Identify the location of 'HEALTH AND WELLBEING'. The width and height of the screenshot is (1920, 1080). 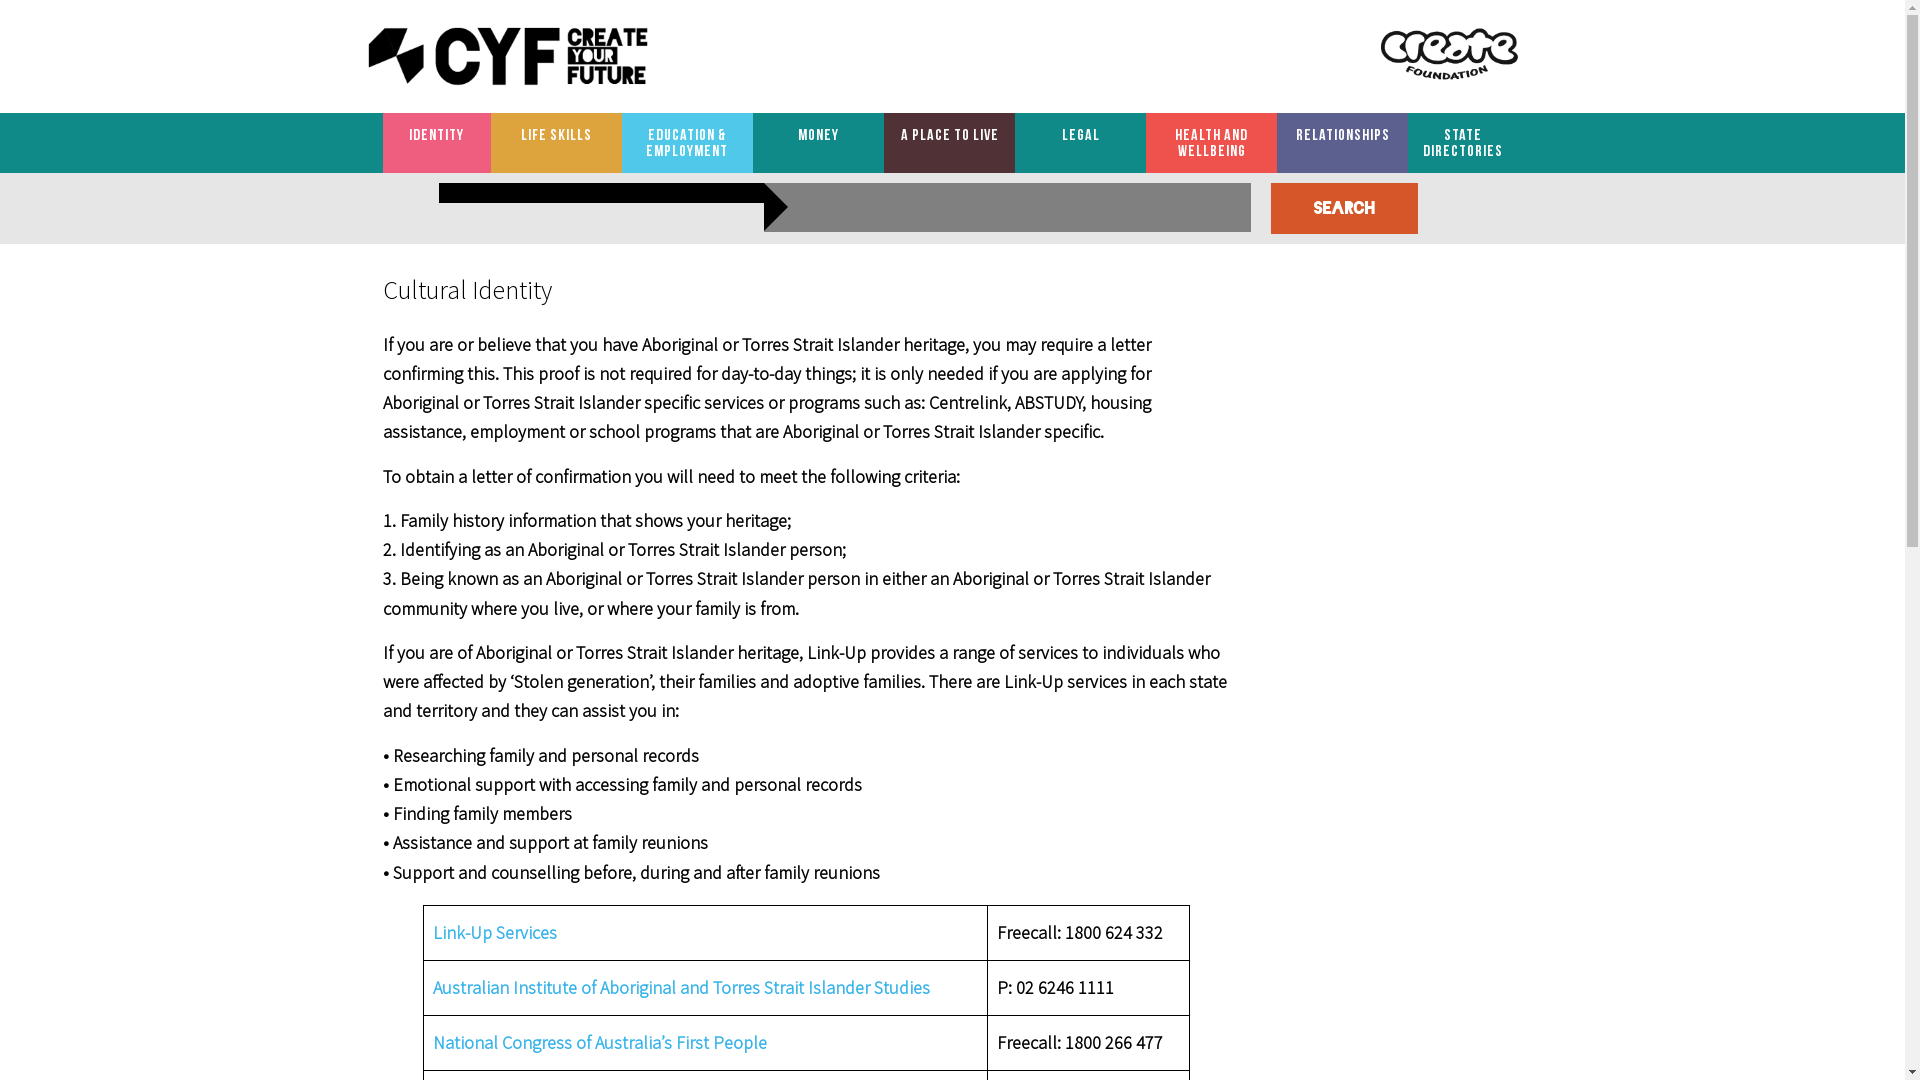
(1146, 142).